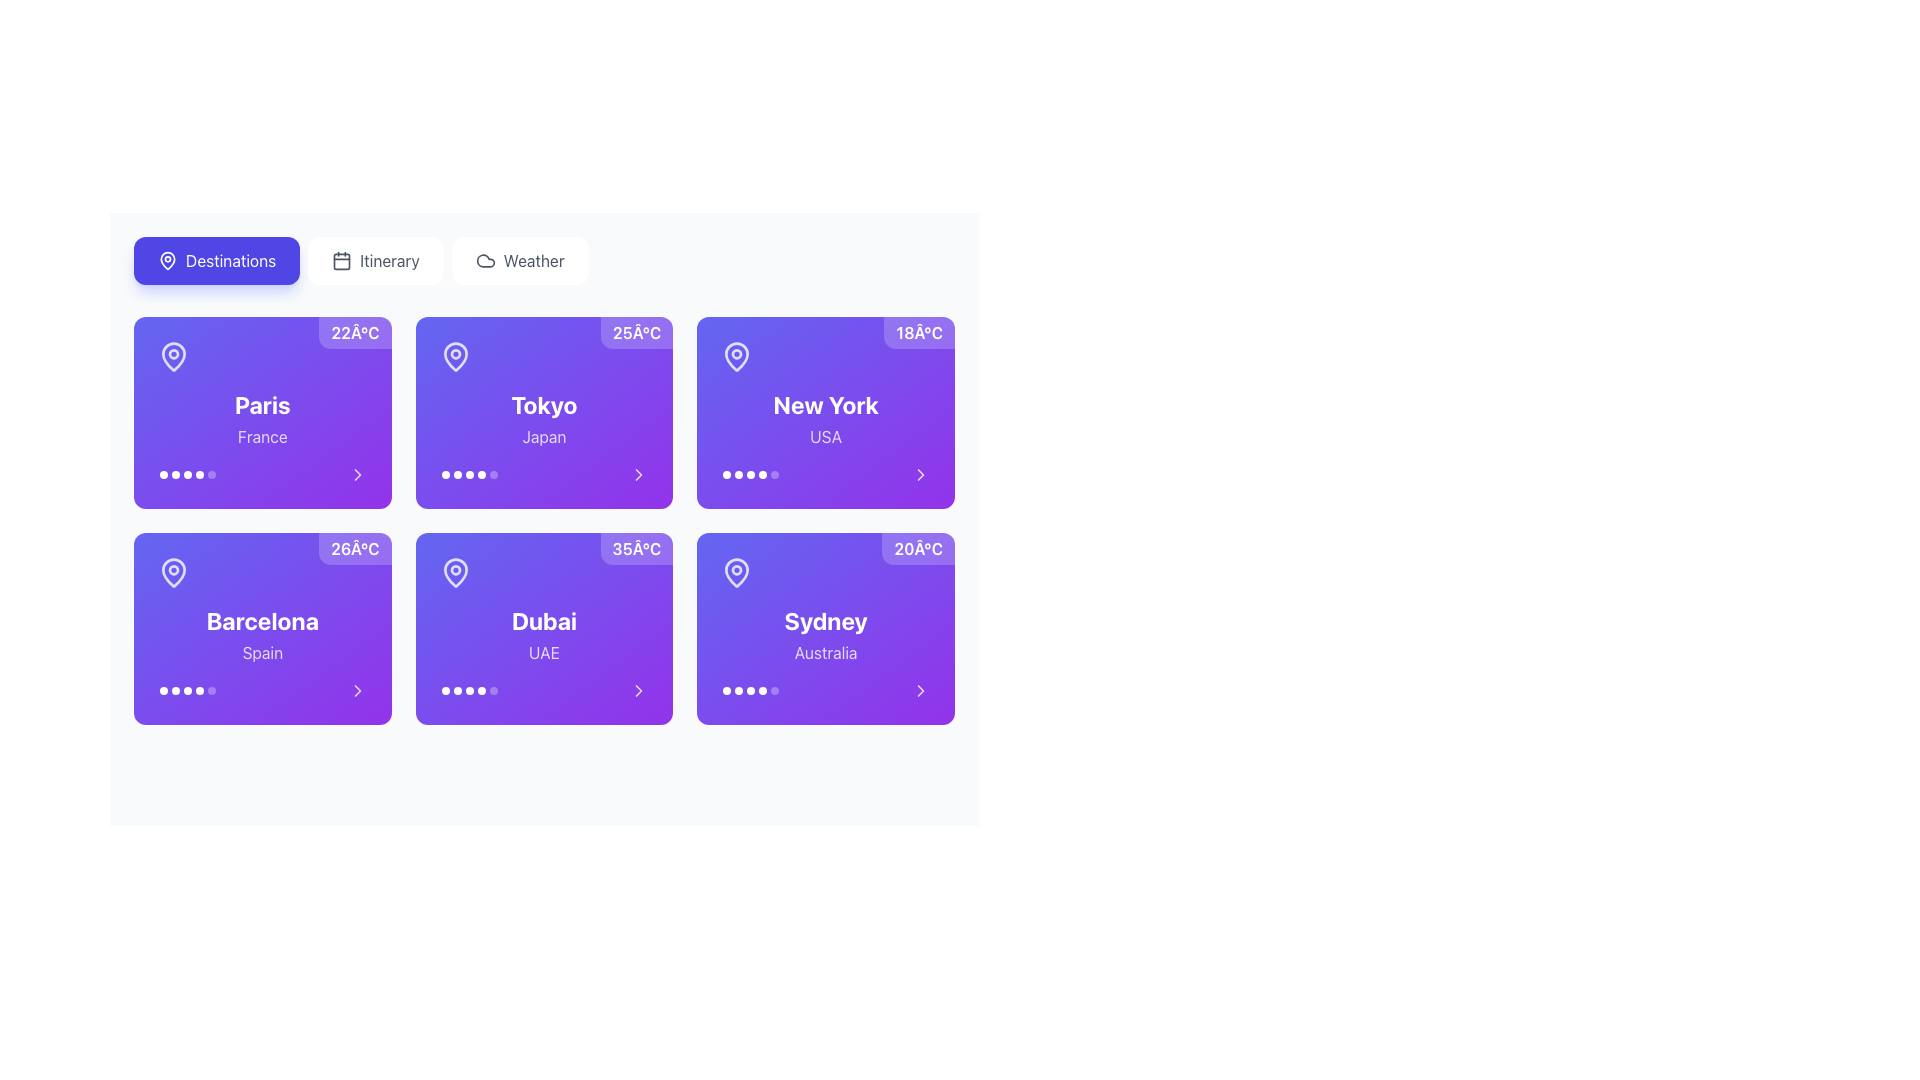 The image size is (1920, 1080). What do you see at coordinates (638, 689) in the screenshot?
I see `the navigation icon located at the bottom-right region of the card labeled 'Dubai UAE', which is the sixth card in a grid layout` at bounding box center [638, 689].